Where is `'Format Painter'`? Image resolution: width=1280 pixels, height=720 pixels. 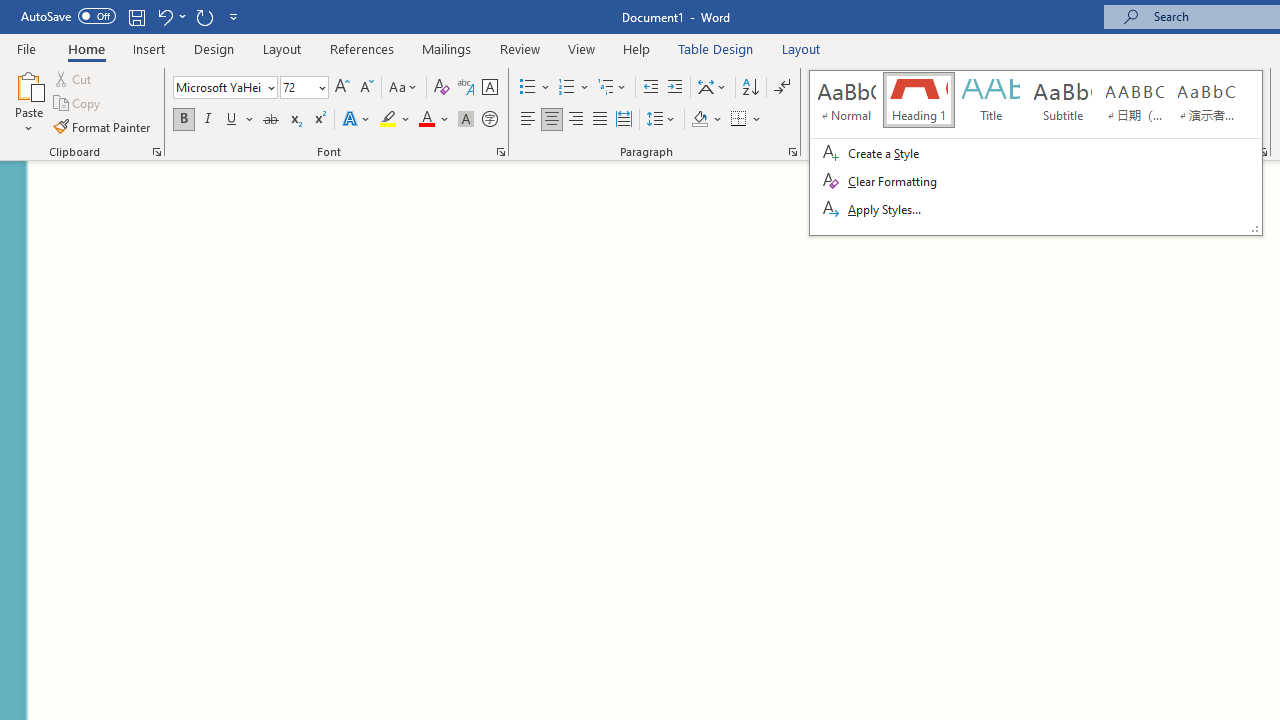
'Format Painter' is located at coordinates (102, 127).